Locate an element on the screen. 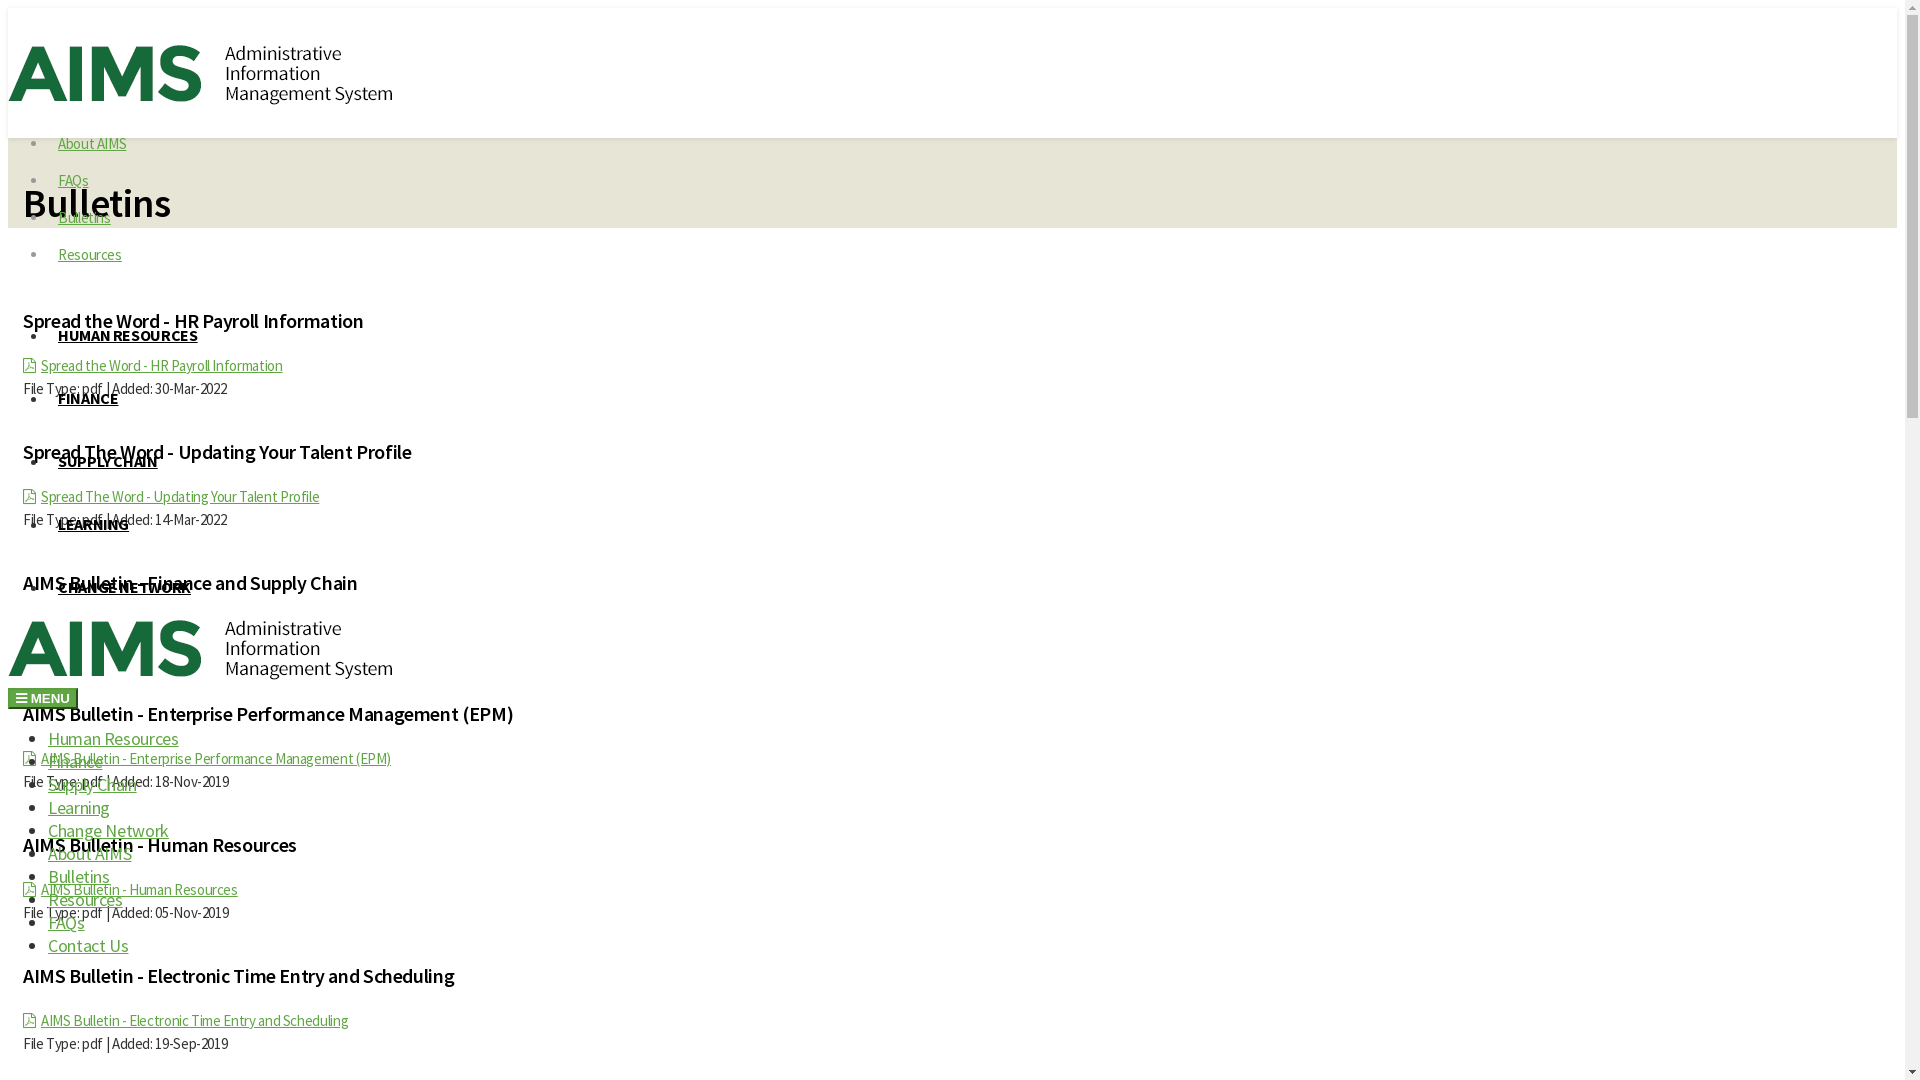  'MENU' is located at coordinates (43, 697).